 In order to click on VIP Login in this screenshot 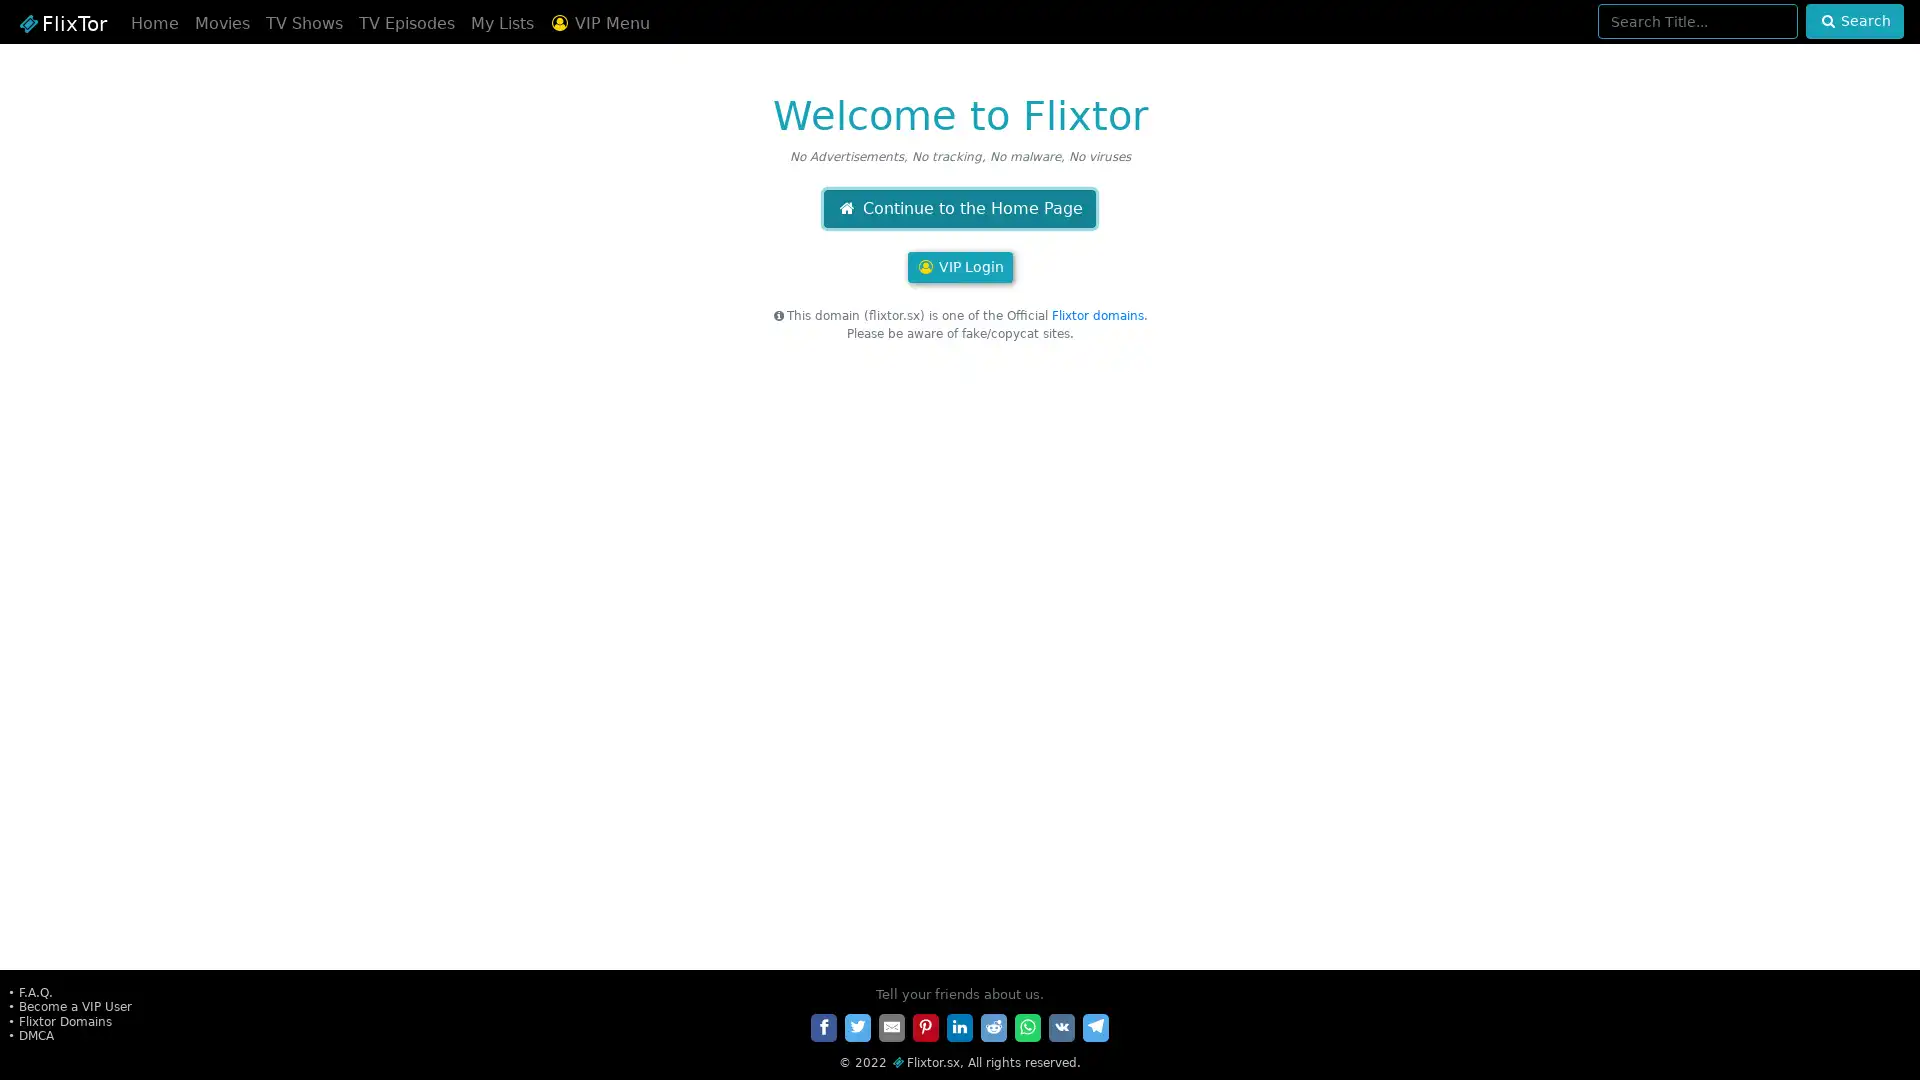, I will do `click(958, 266)`.